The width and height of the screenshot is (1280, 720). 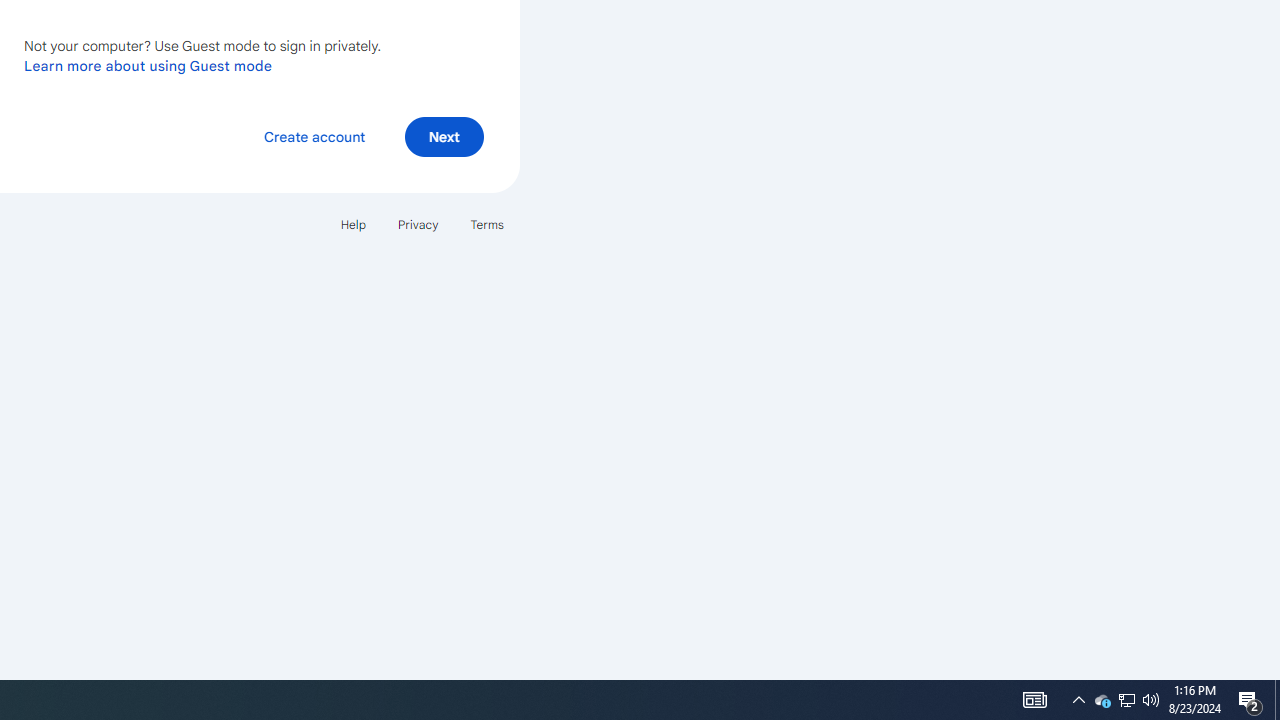 I want to click on 'Help', so click(x=352, y=224).